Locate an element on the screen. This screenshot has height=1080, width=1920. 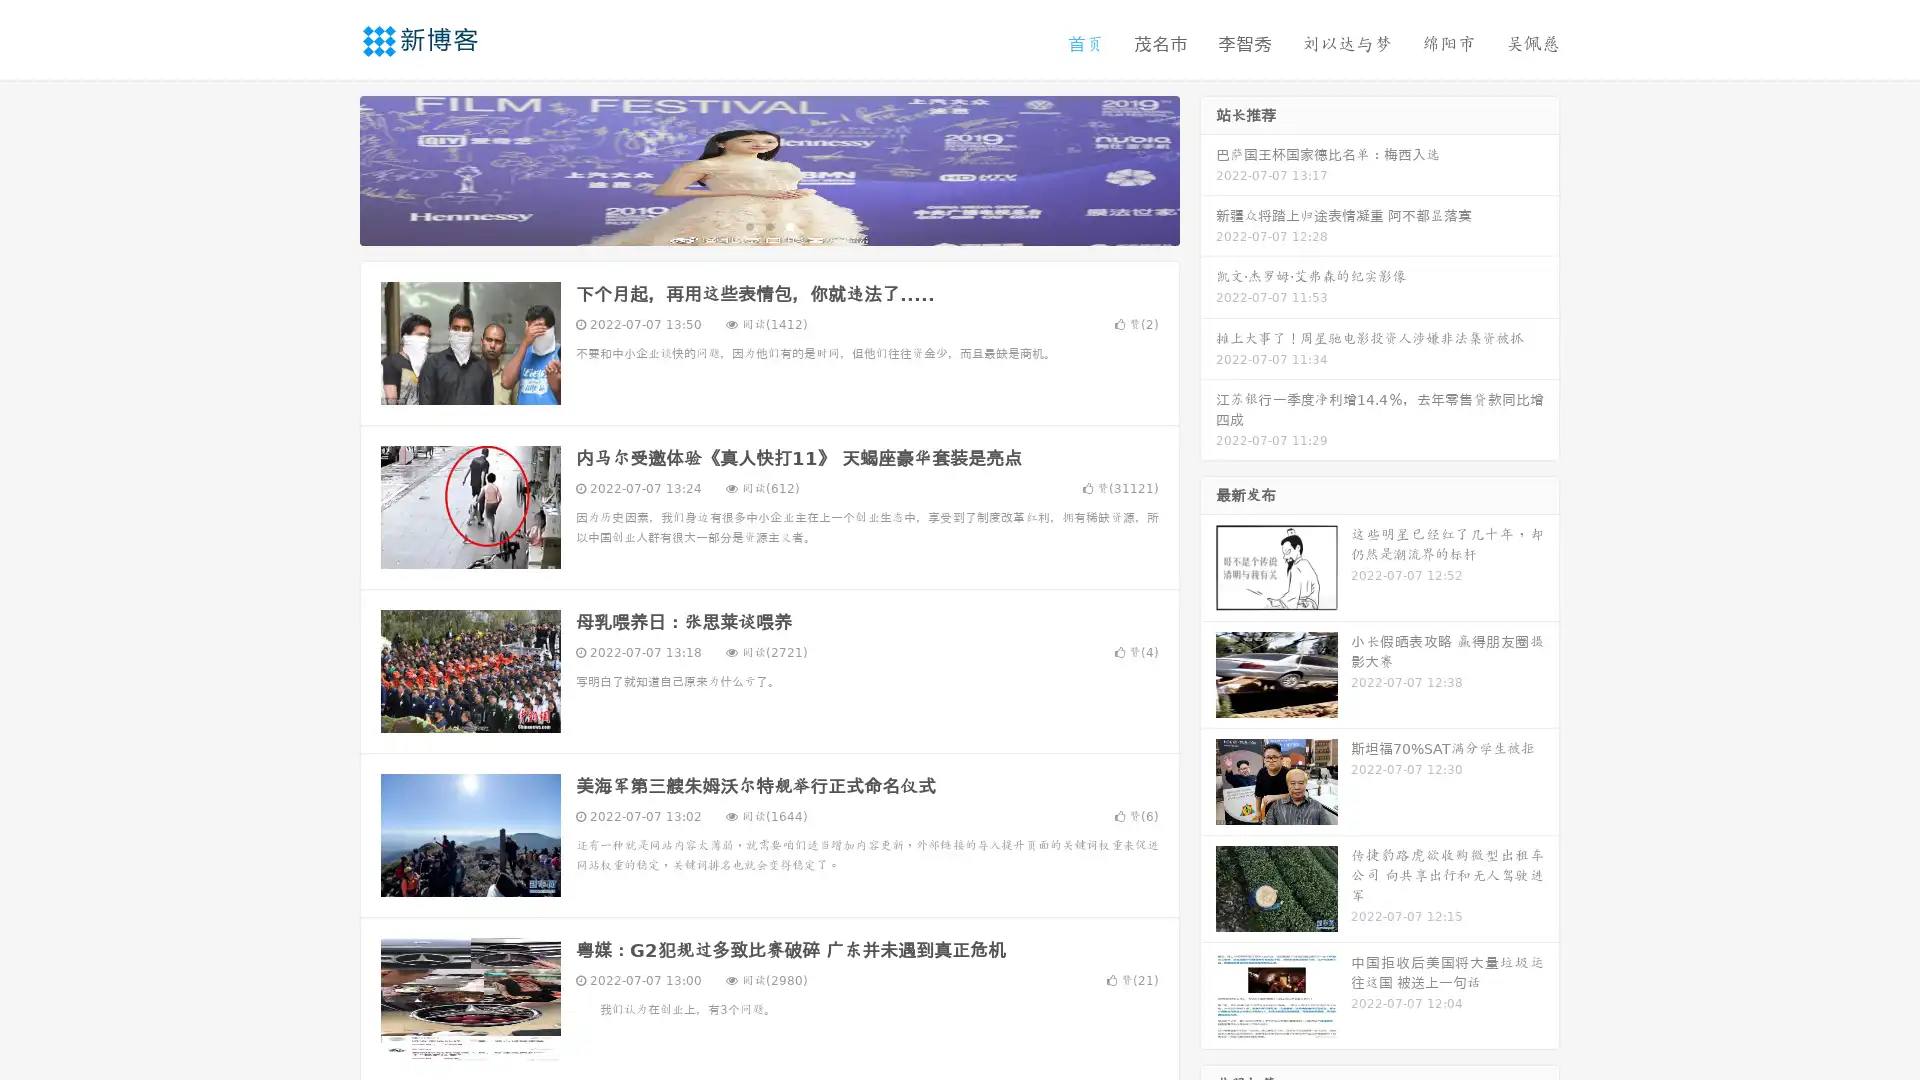
Previous slide is located at coordinates (330, 168).